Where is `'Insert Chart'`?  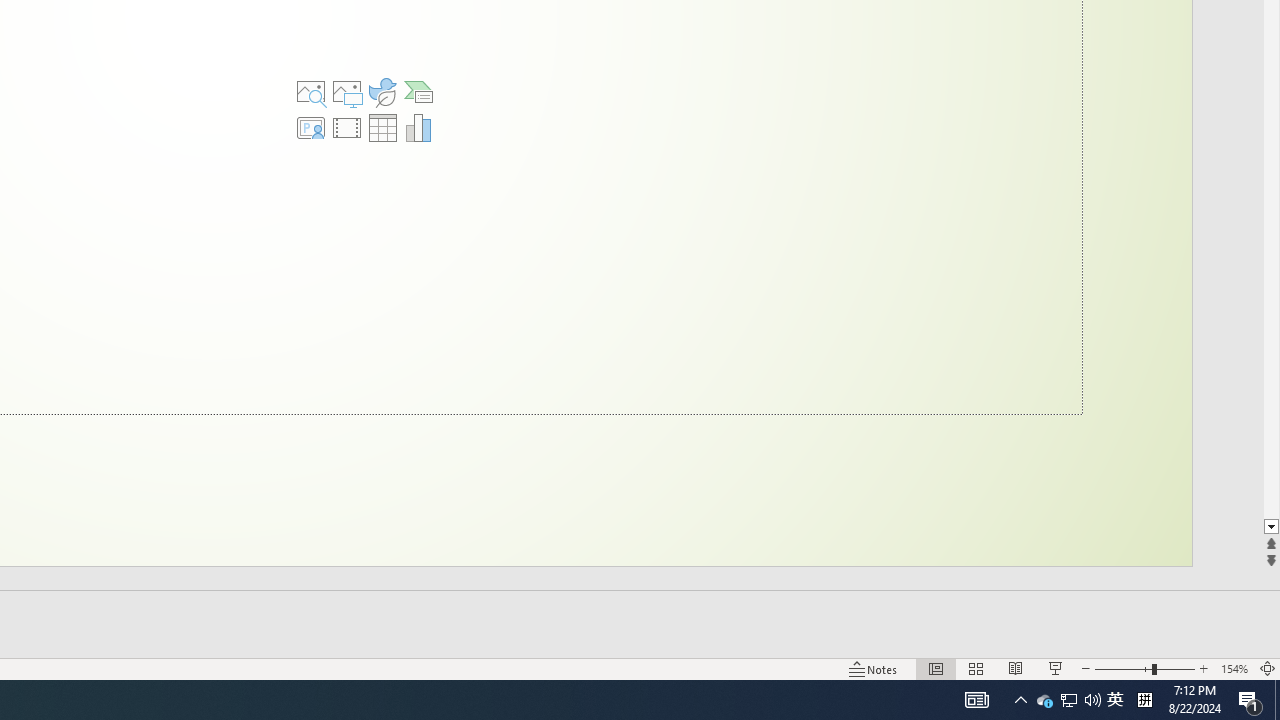
'Insert Chart' is located at coordinates (418, 128).